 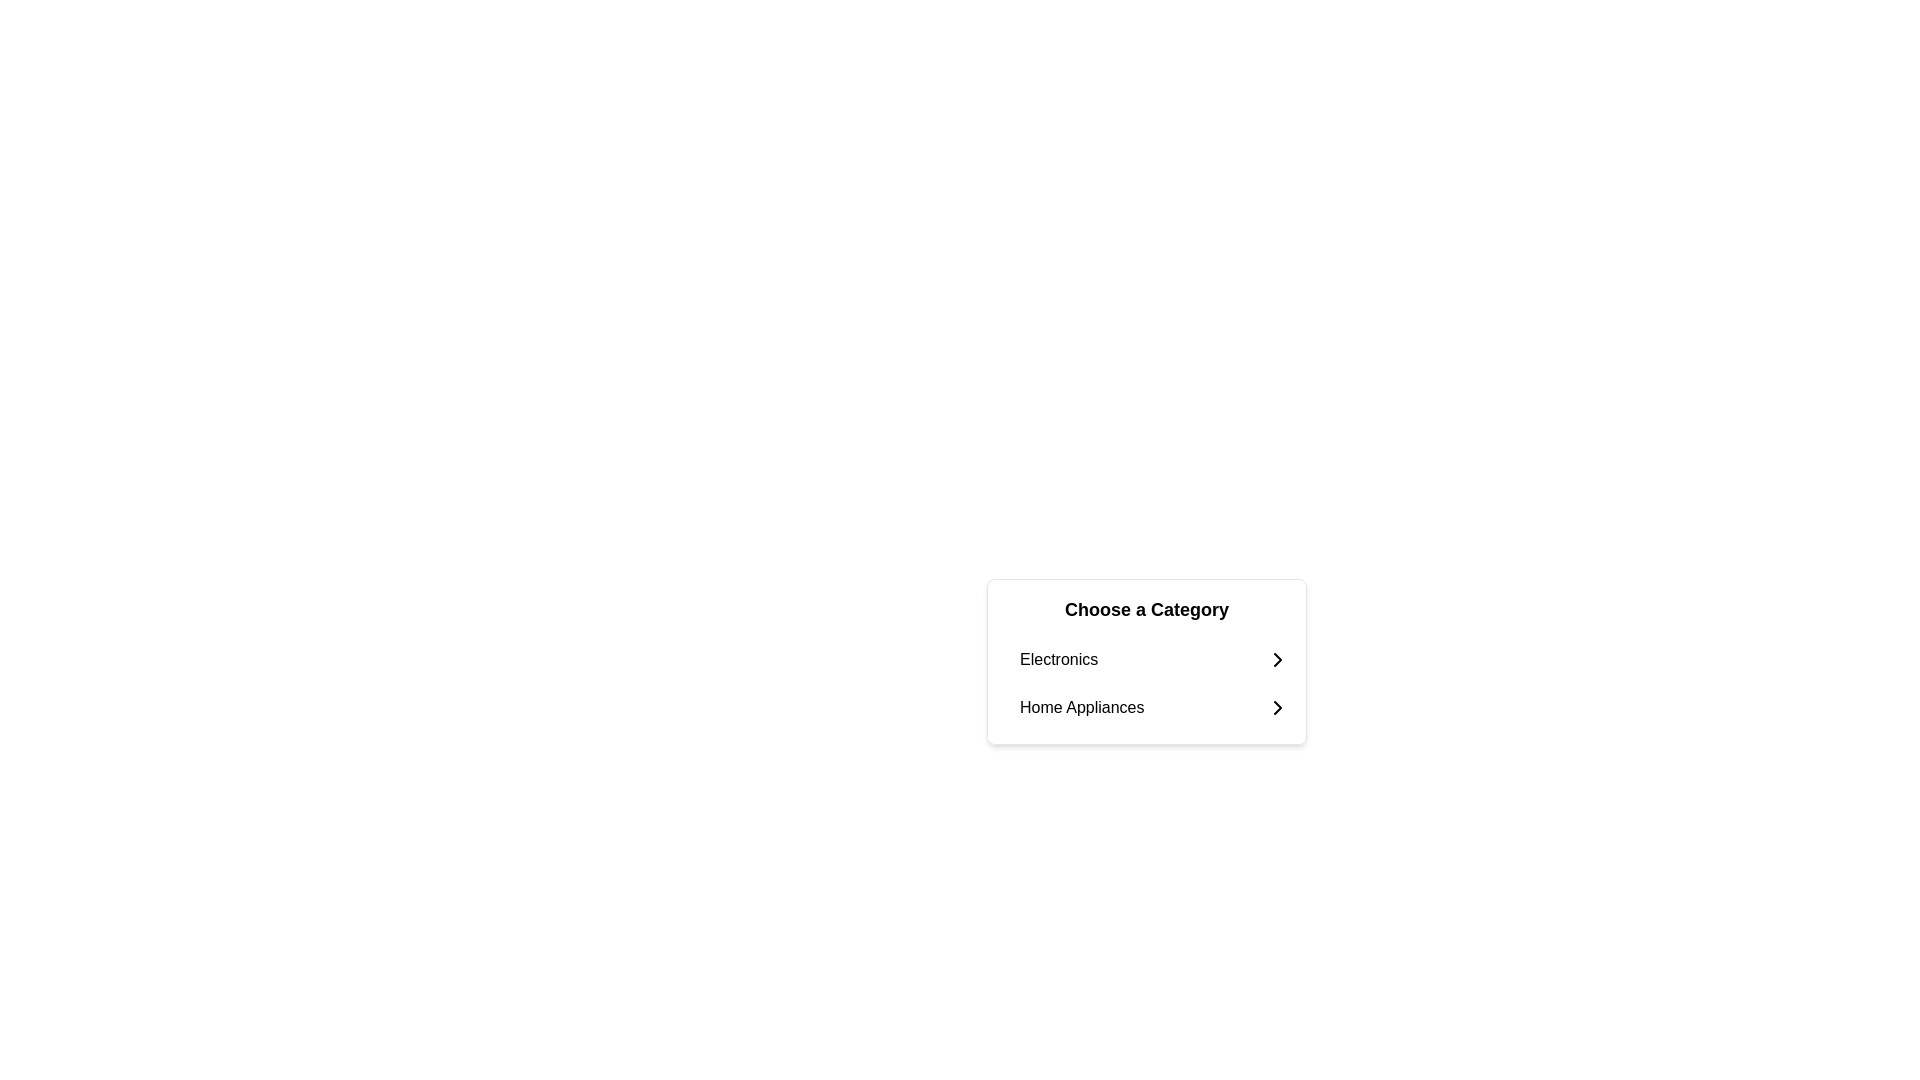 What do you see at coordinates (1276, 707) in the screenshot?
I see `the Icon (Chevron Right) located at the far right of the 'Home Appliances' text` at bounding box center [1276, 707].